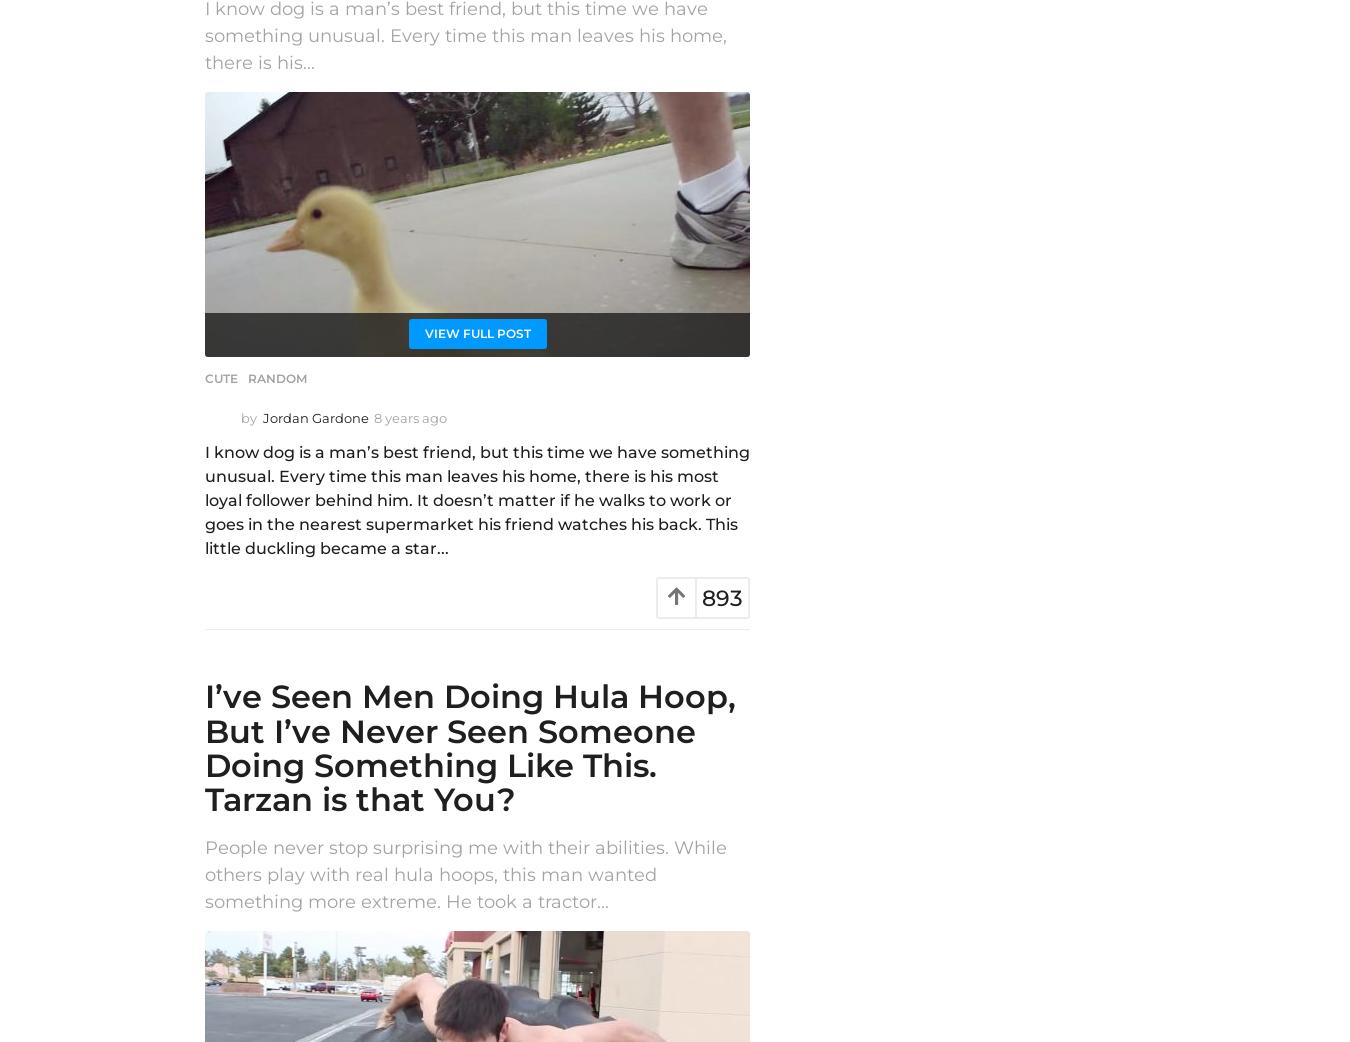 The image size is (1350, 1042). What do you see at coordinates (721, 597) in the screenshot?
I see `'893'` at bounding box center [721, 597].